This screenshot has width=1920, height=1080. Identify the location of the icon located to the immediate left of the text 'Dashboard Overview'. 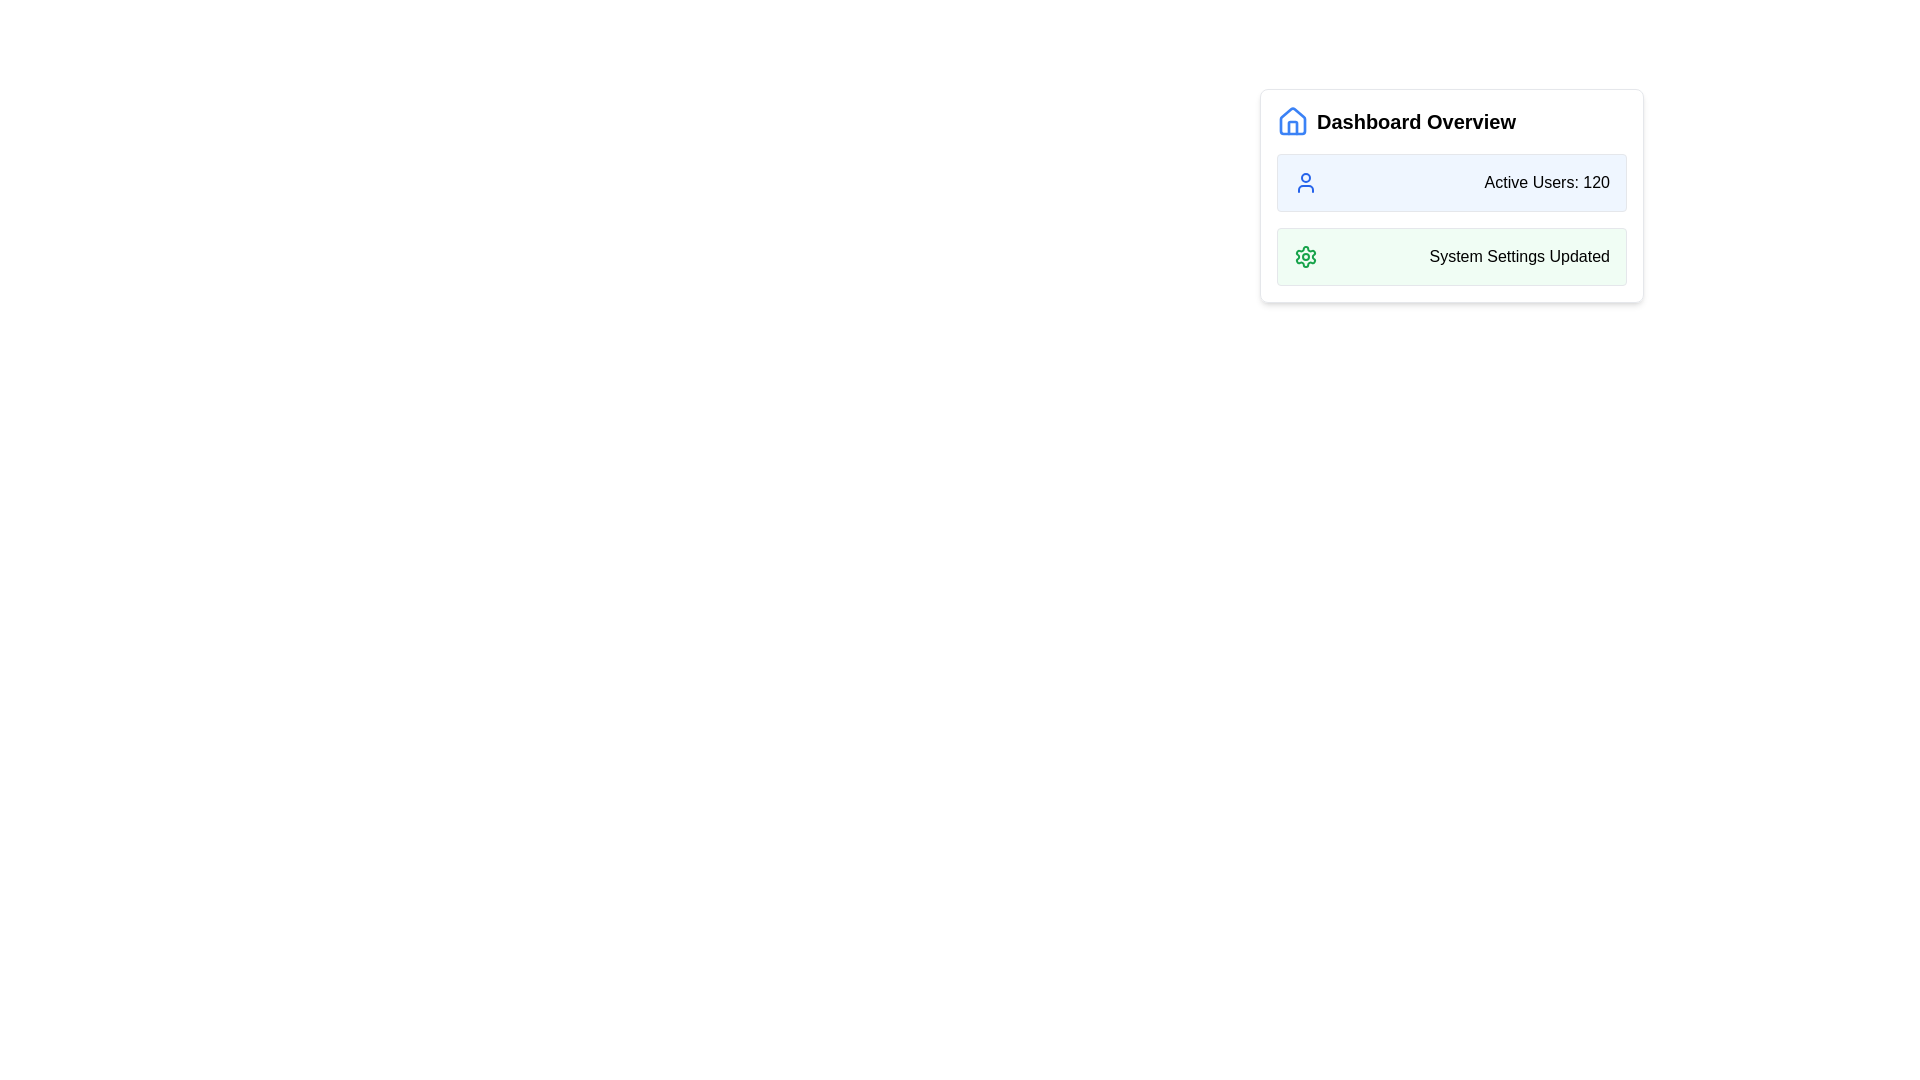
(1292, 122).